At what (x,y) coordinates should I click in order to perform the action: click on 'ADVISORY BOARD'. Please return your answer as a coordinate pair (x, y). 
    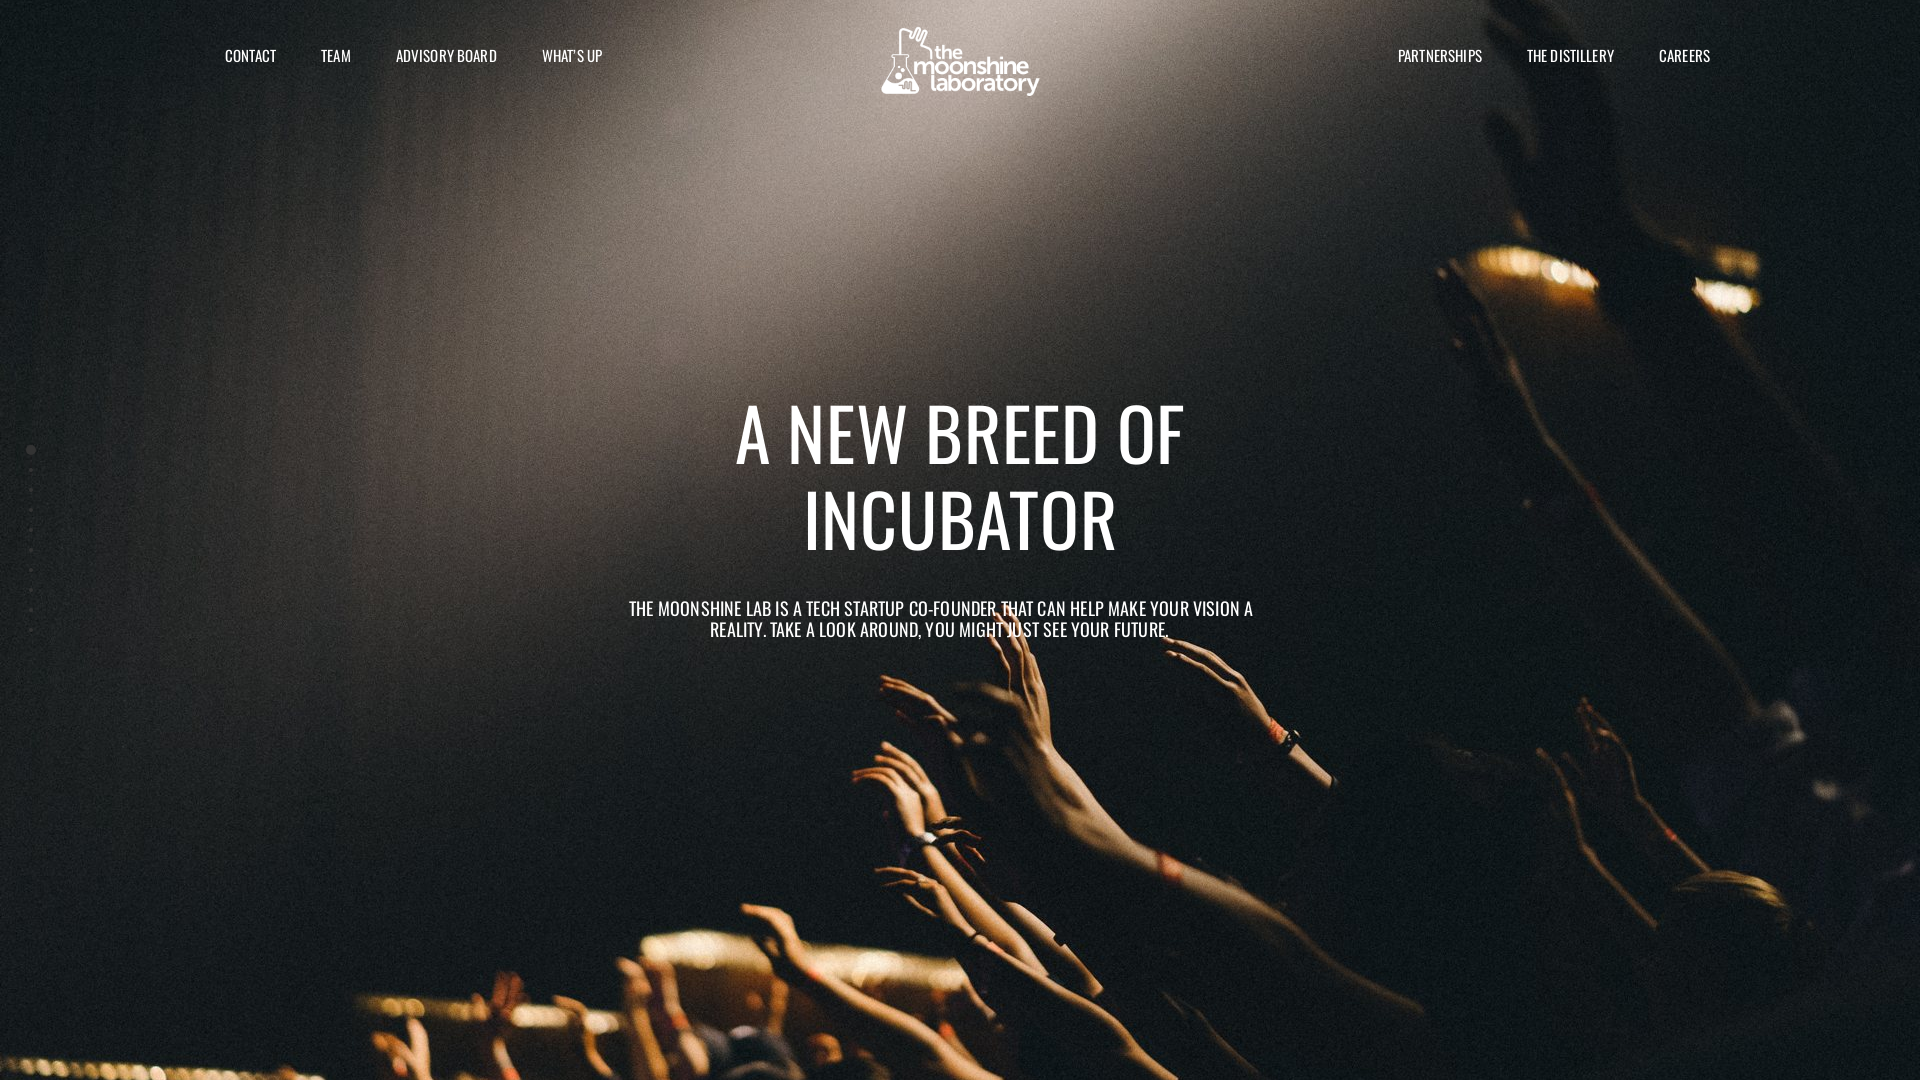
    Looking at the image, I should click on (437, 59).